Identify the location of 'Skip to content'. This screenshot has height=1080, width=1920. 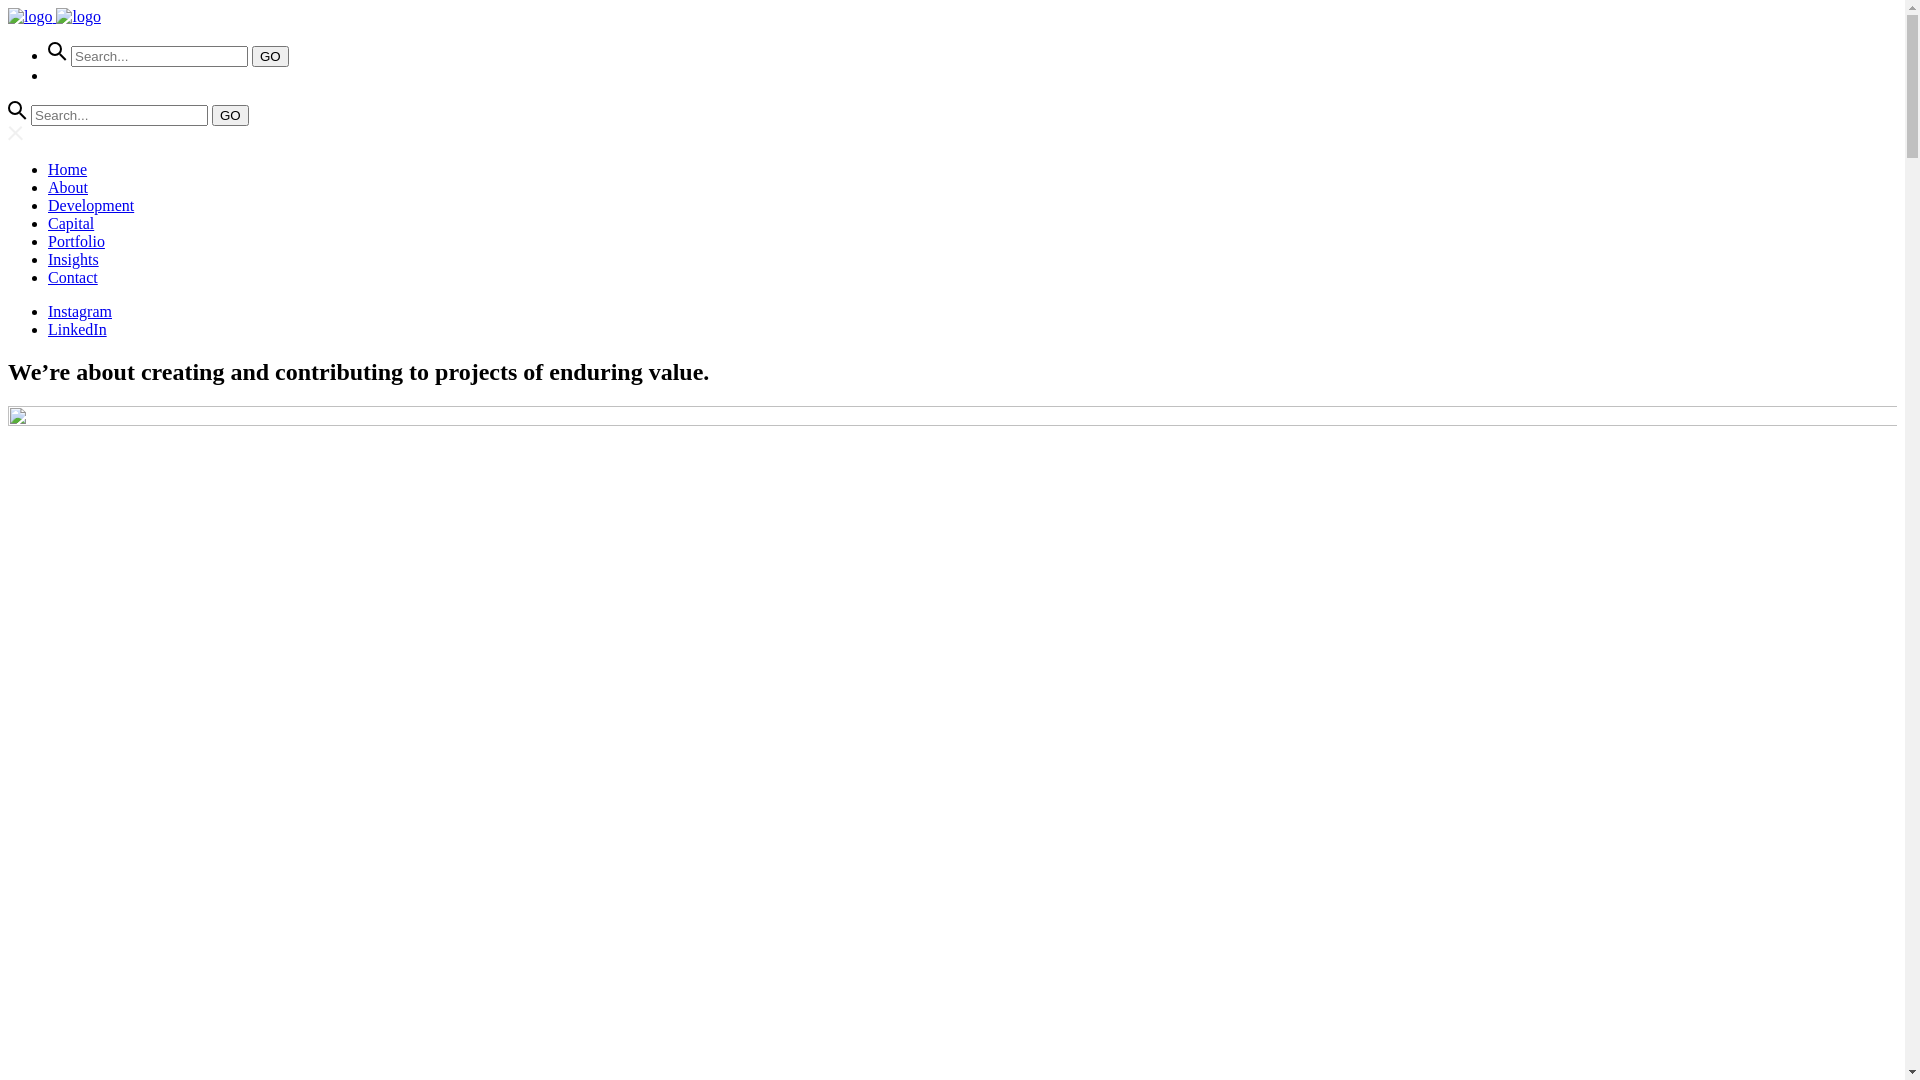
(8, 8).